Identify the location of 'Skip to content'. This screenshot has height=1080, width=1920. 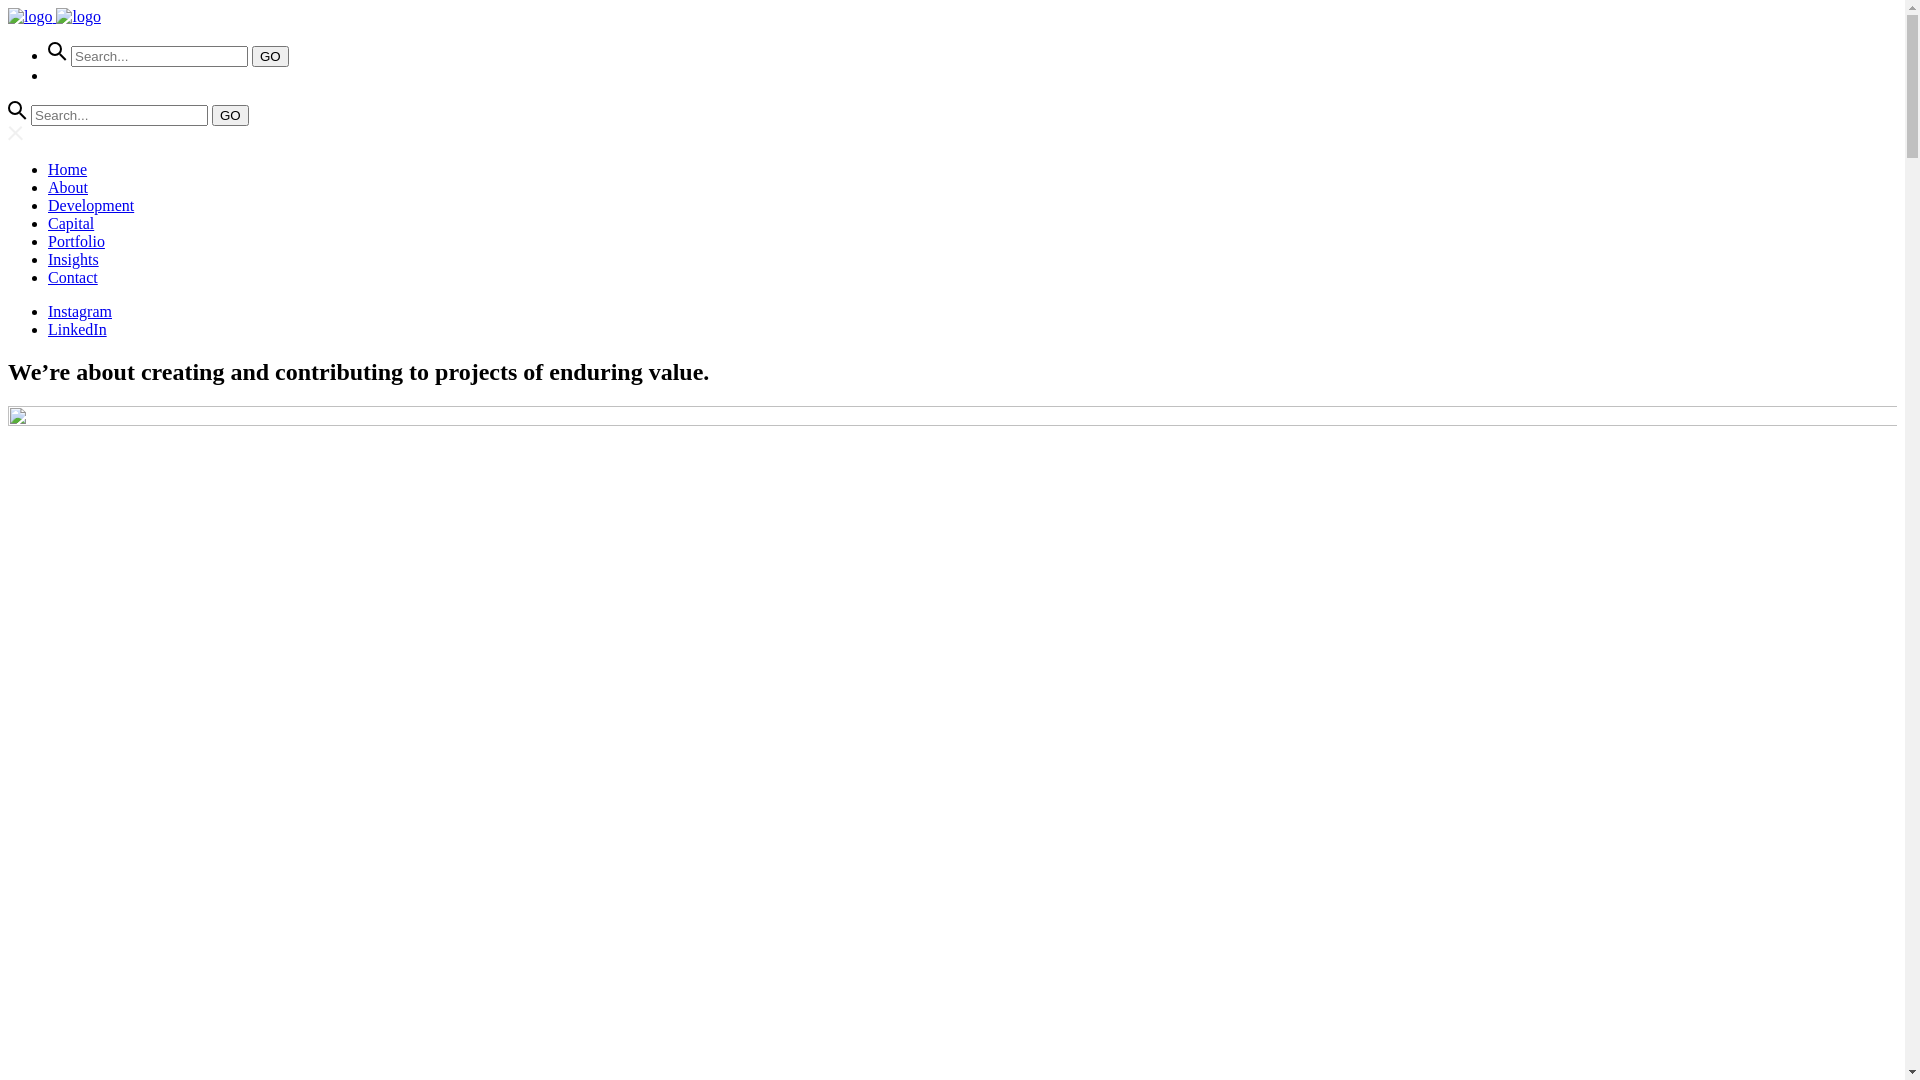
(8, 8).